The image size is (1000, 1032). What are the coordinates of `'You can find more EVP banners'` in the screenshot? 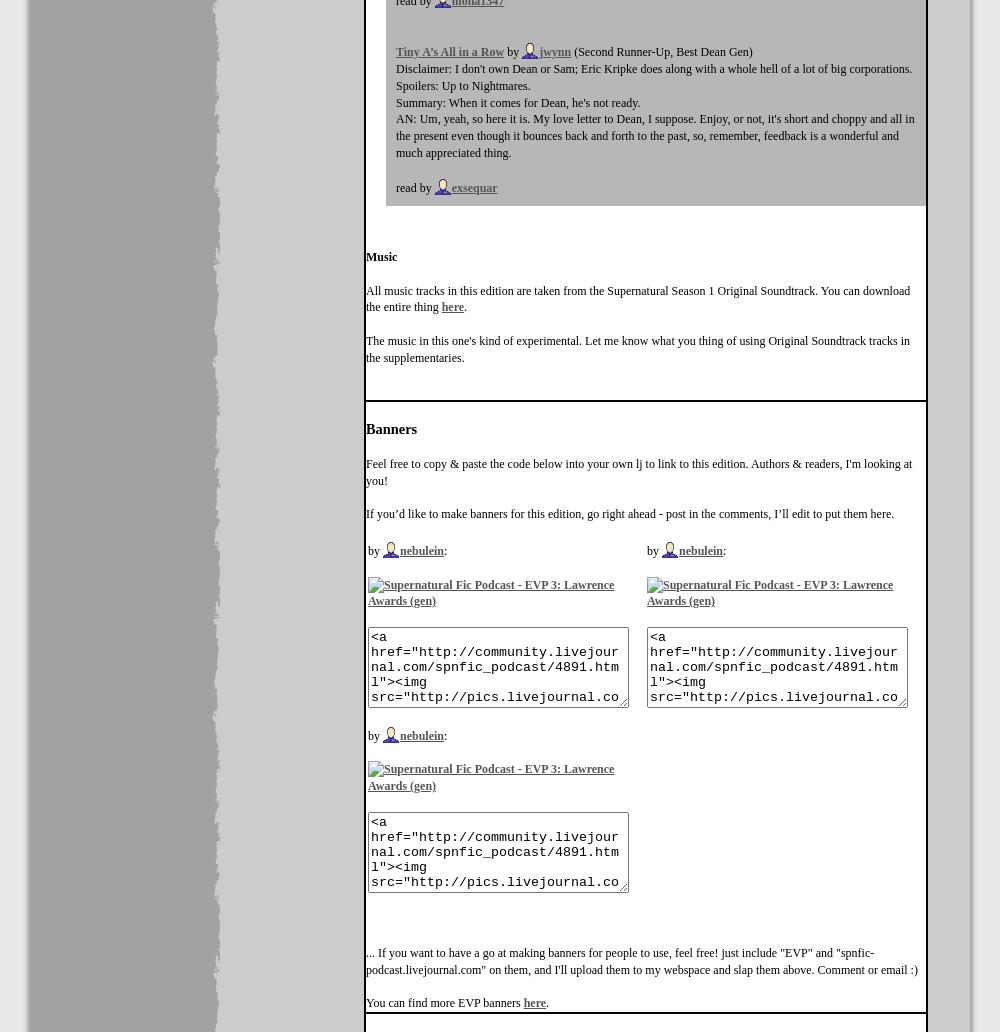 It's located at (443, 1002).